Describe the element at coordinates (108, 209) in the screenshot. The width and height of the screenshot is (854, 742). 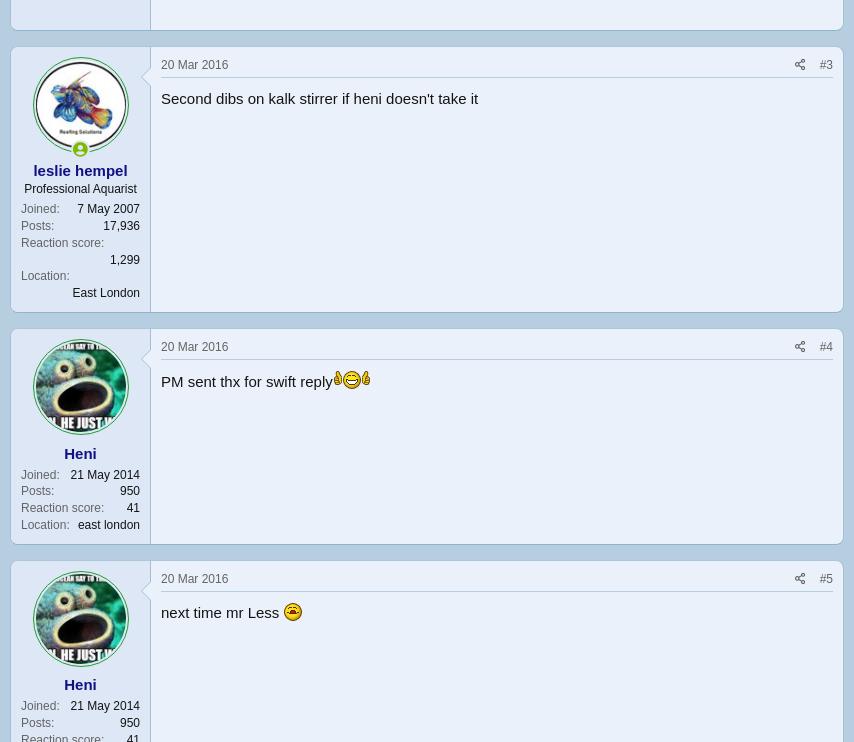
I see `'7 May 2007'` at that location.